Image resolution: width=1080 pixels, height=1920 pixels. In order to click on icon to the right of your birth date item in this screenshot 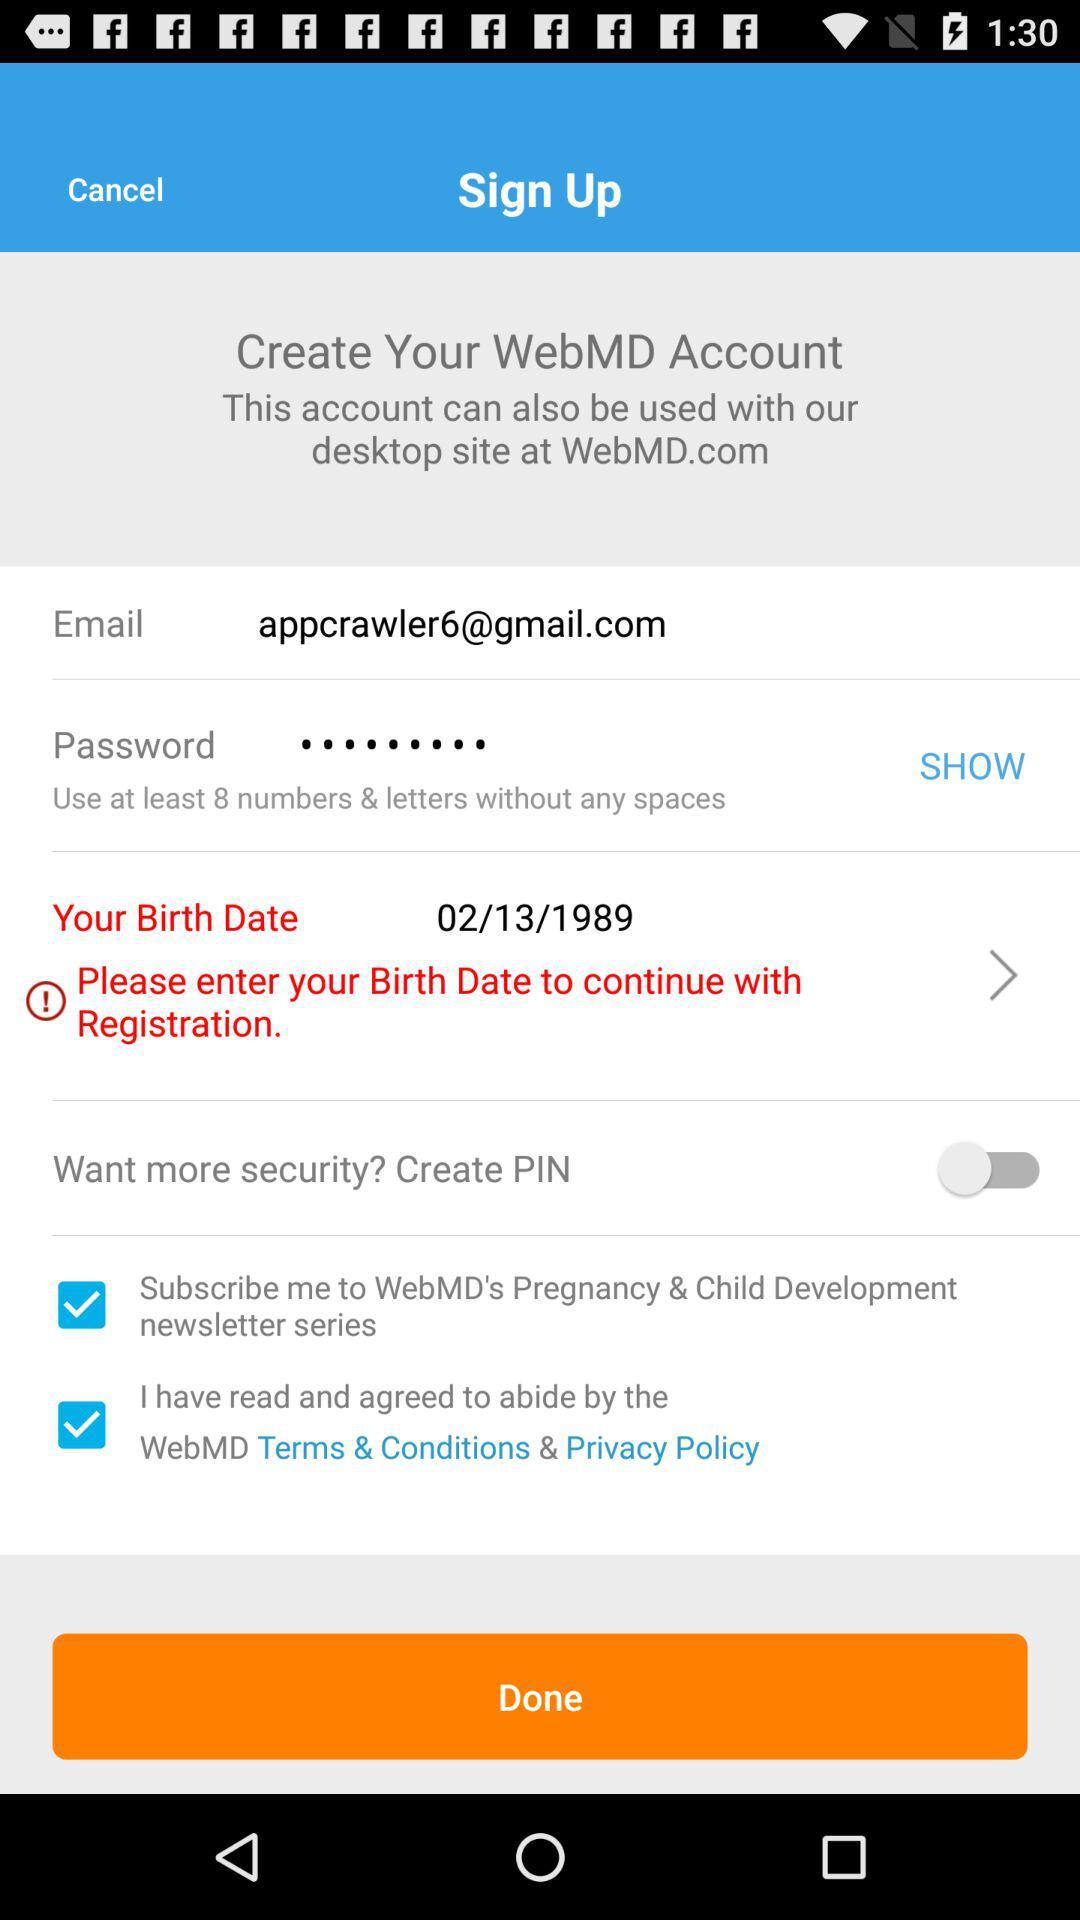, I will do `click(696, 915)`.